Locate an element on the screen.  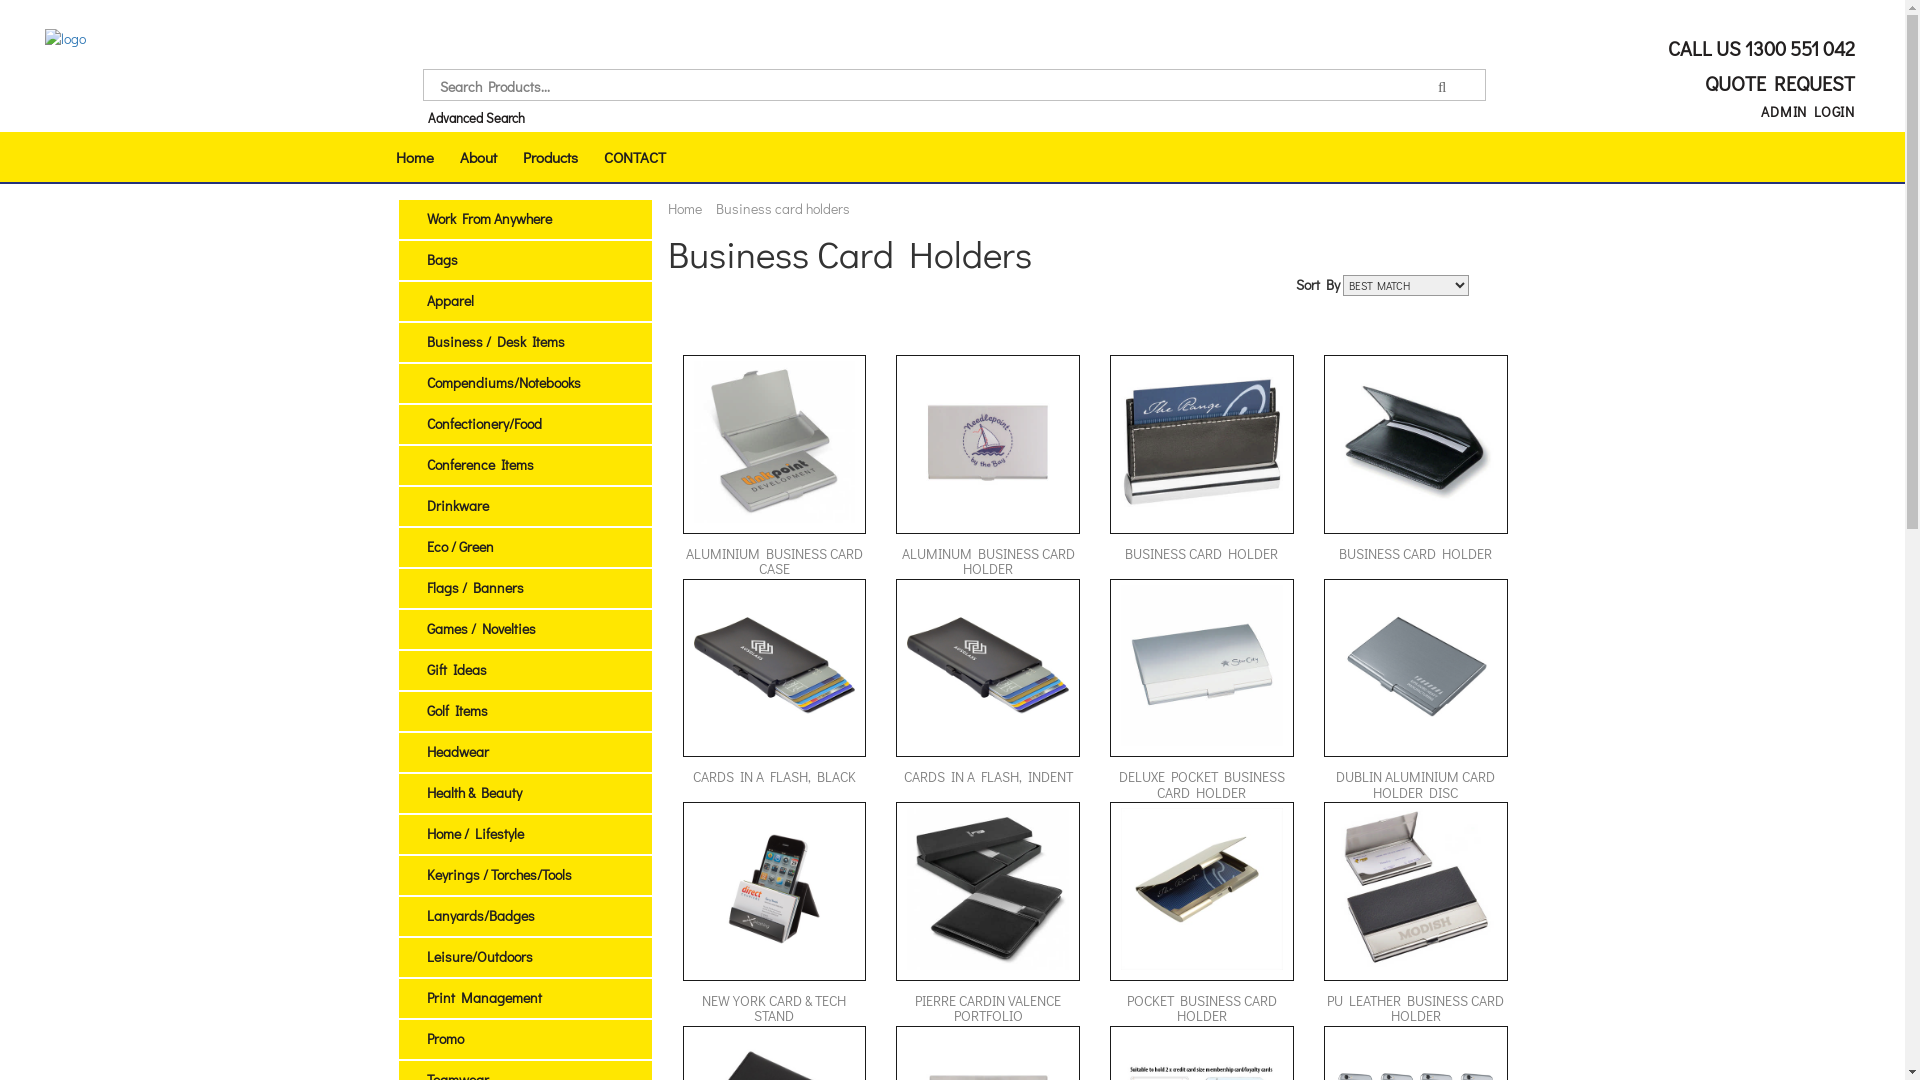
'Health & Beauty' is located at coordinates (472, 791).